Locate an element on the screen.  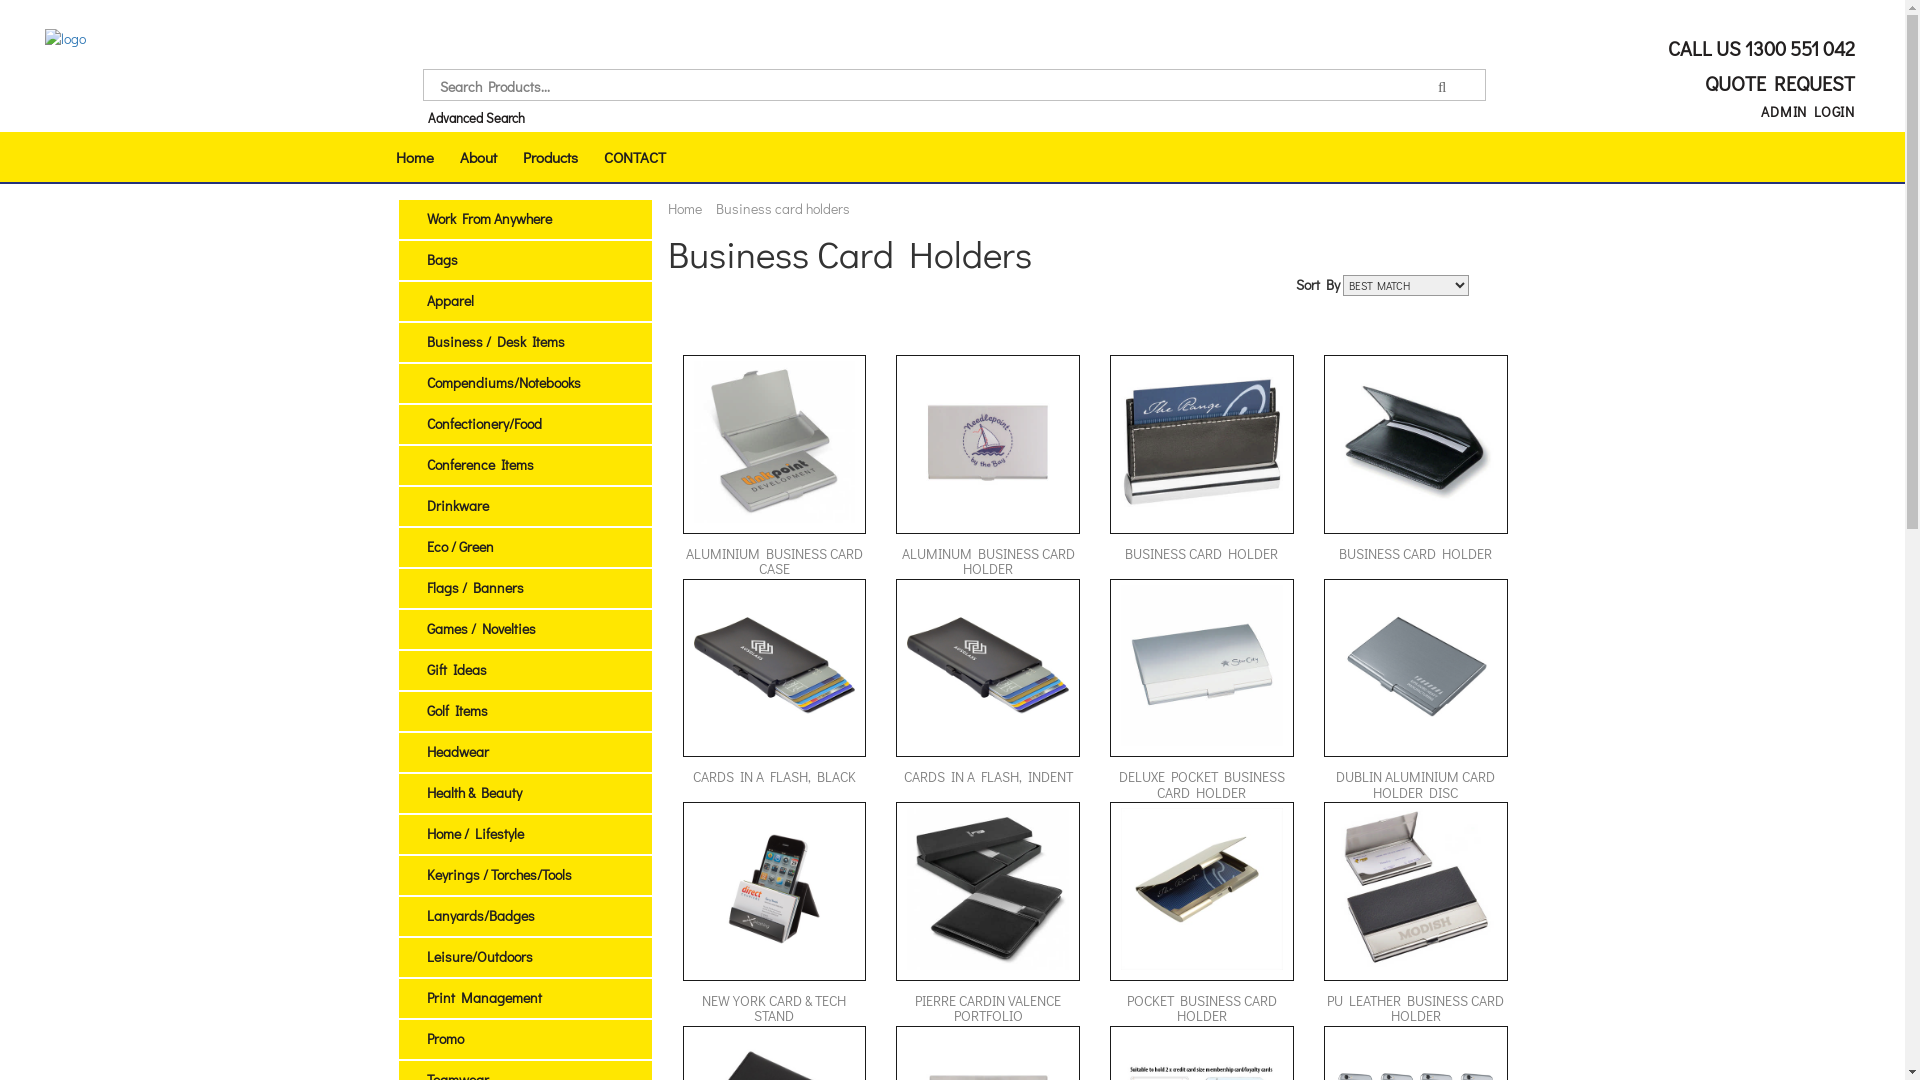
'Health & Beauty' is located at coordinates (472, 791).